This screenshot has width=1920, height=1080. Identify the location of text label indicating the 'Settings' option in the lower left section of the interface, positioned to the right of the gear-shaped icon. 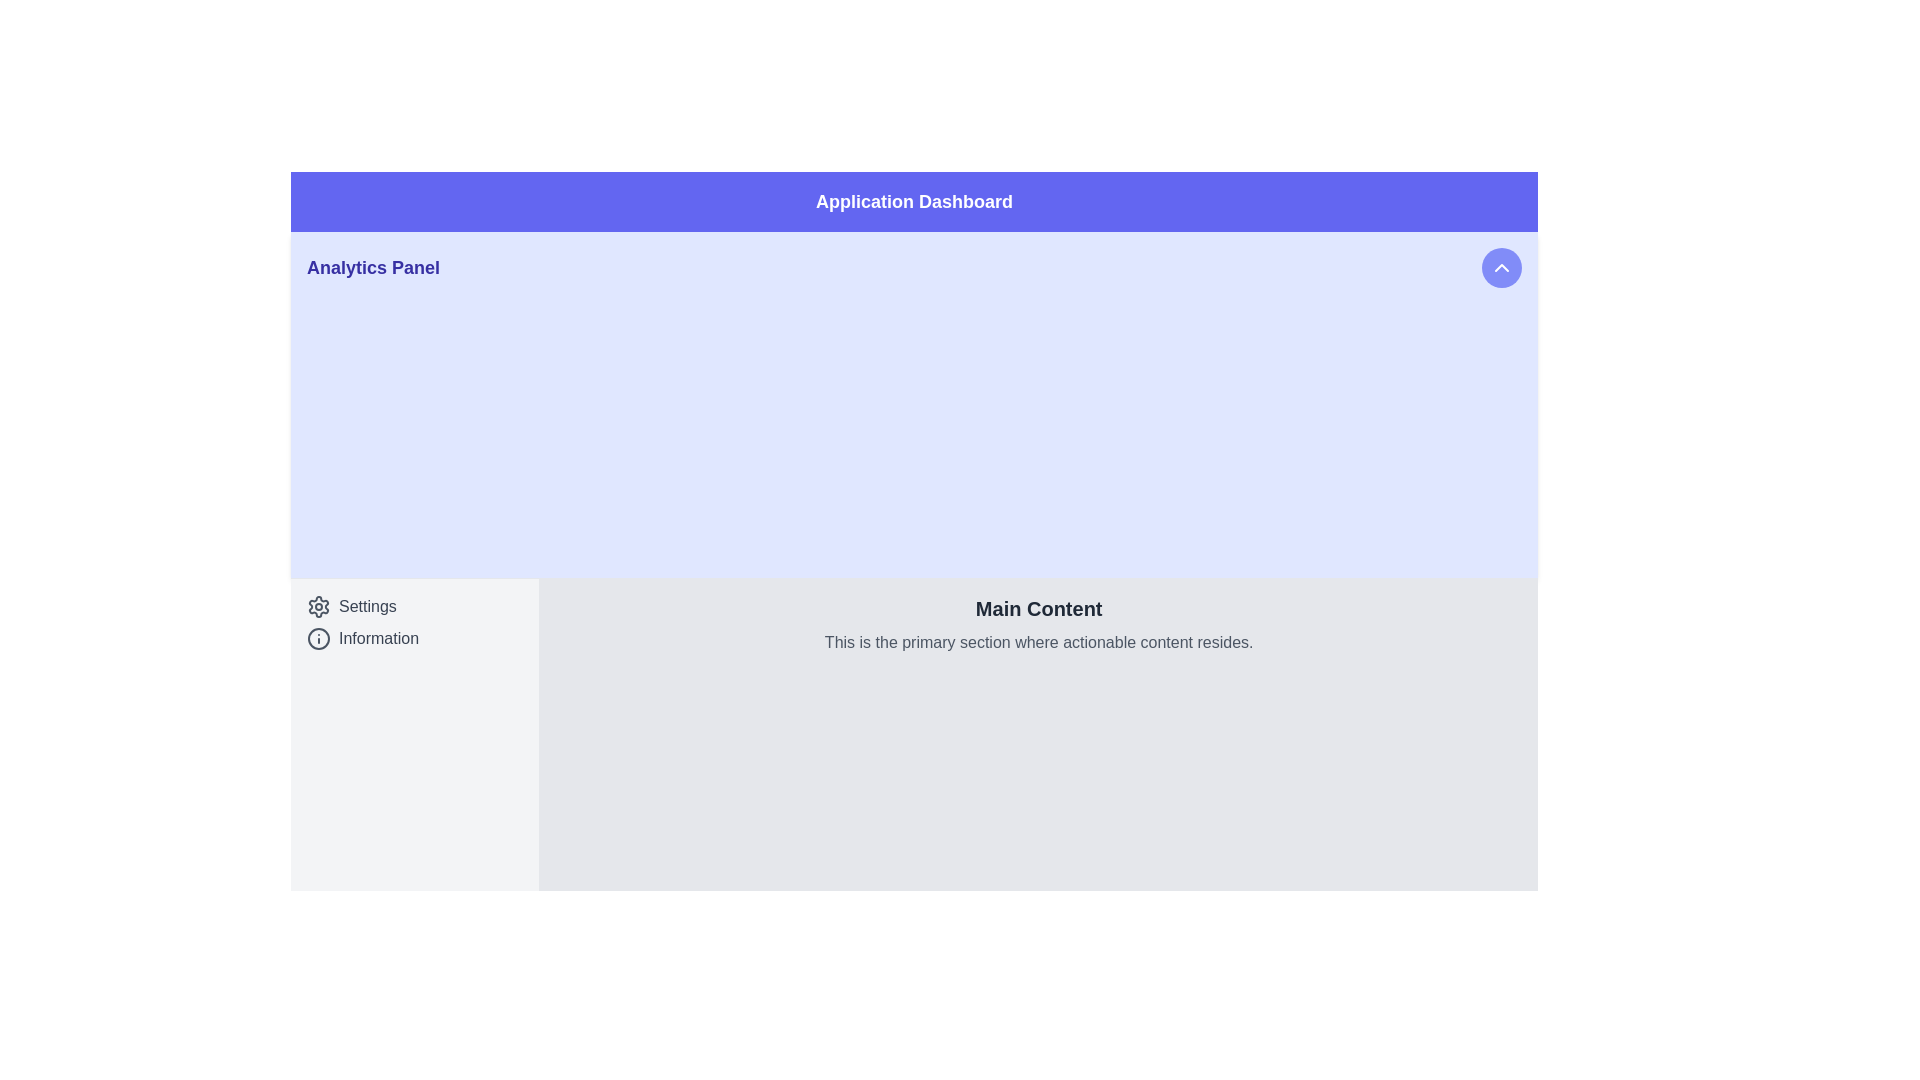
(367, 605).